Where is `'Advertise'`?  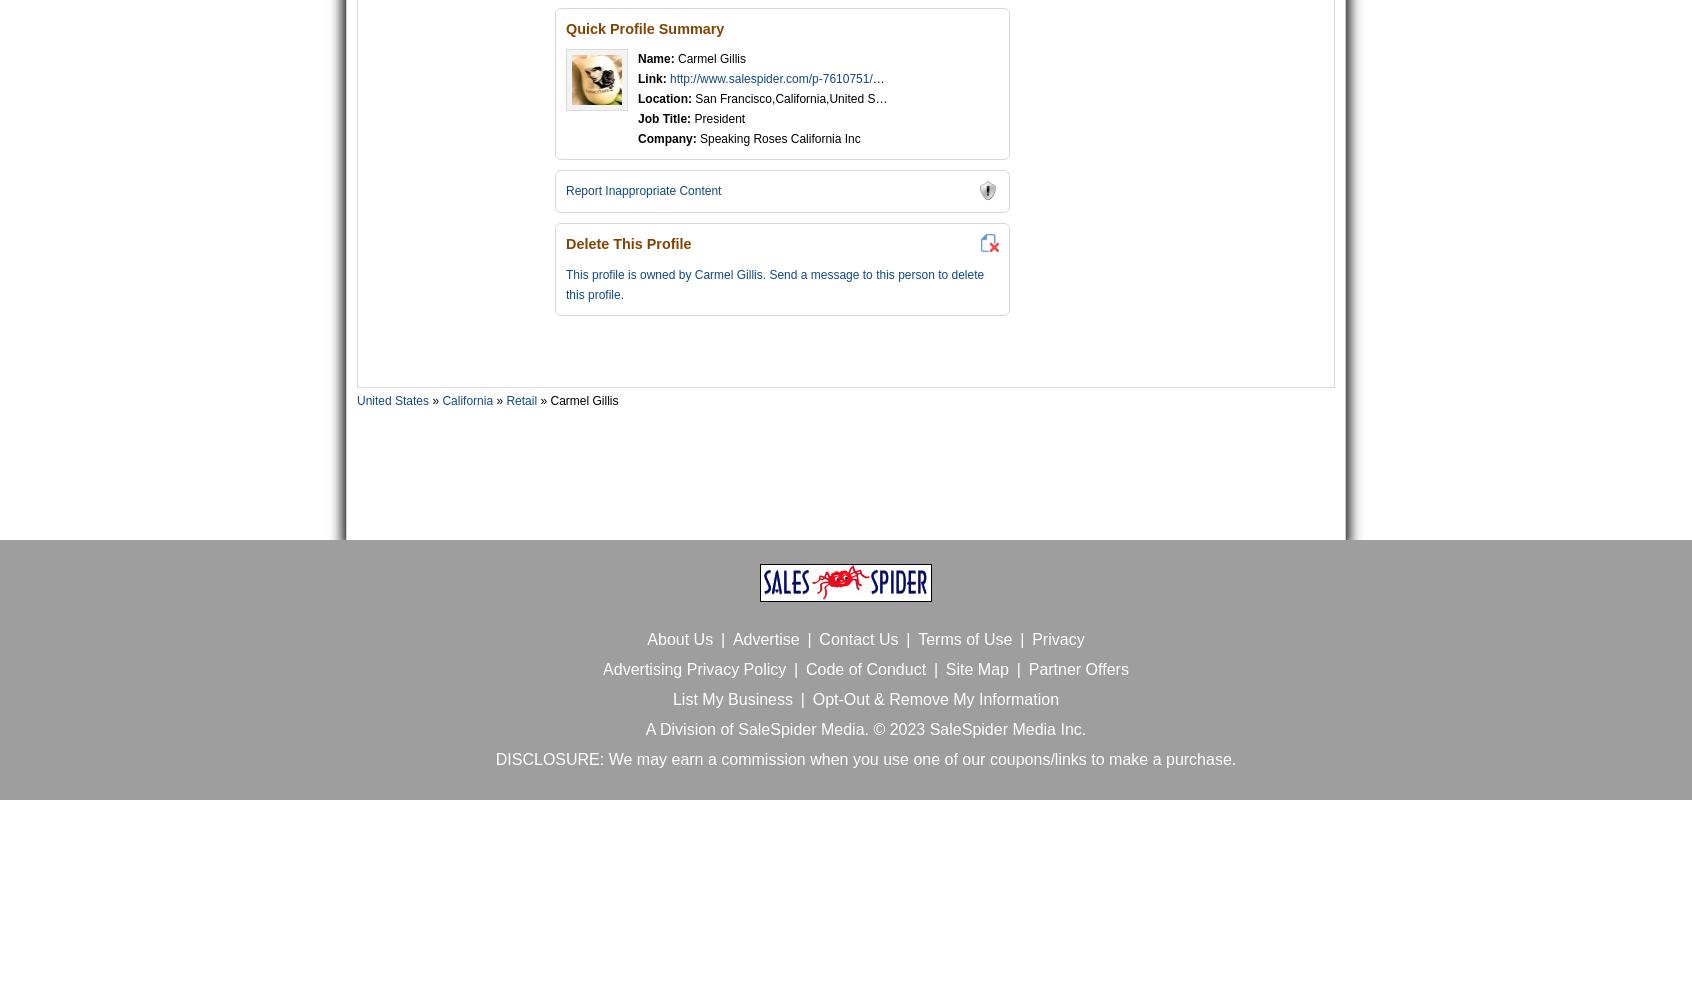
'Advertise' is located at coordinates (764, 638).